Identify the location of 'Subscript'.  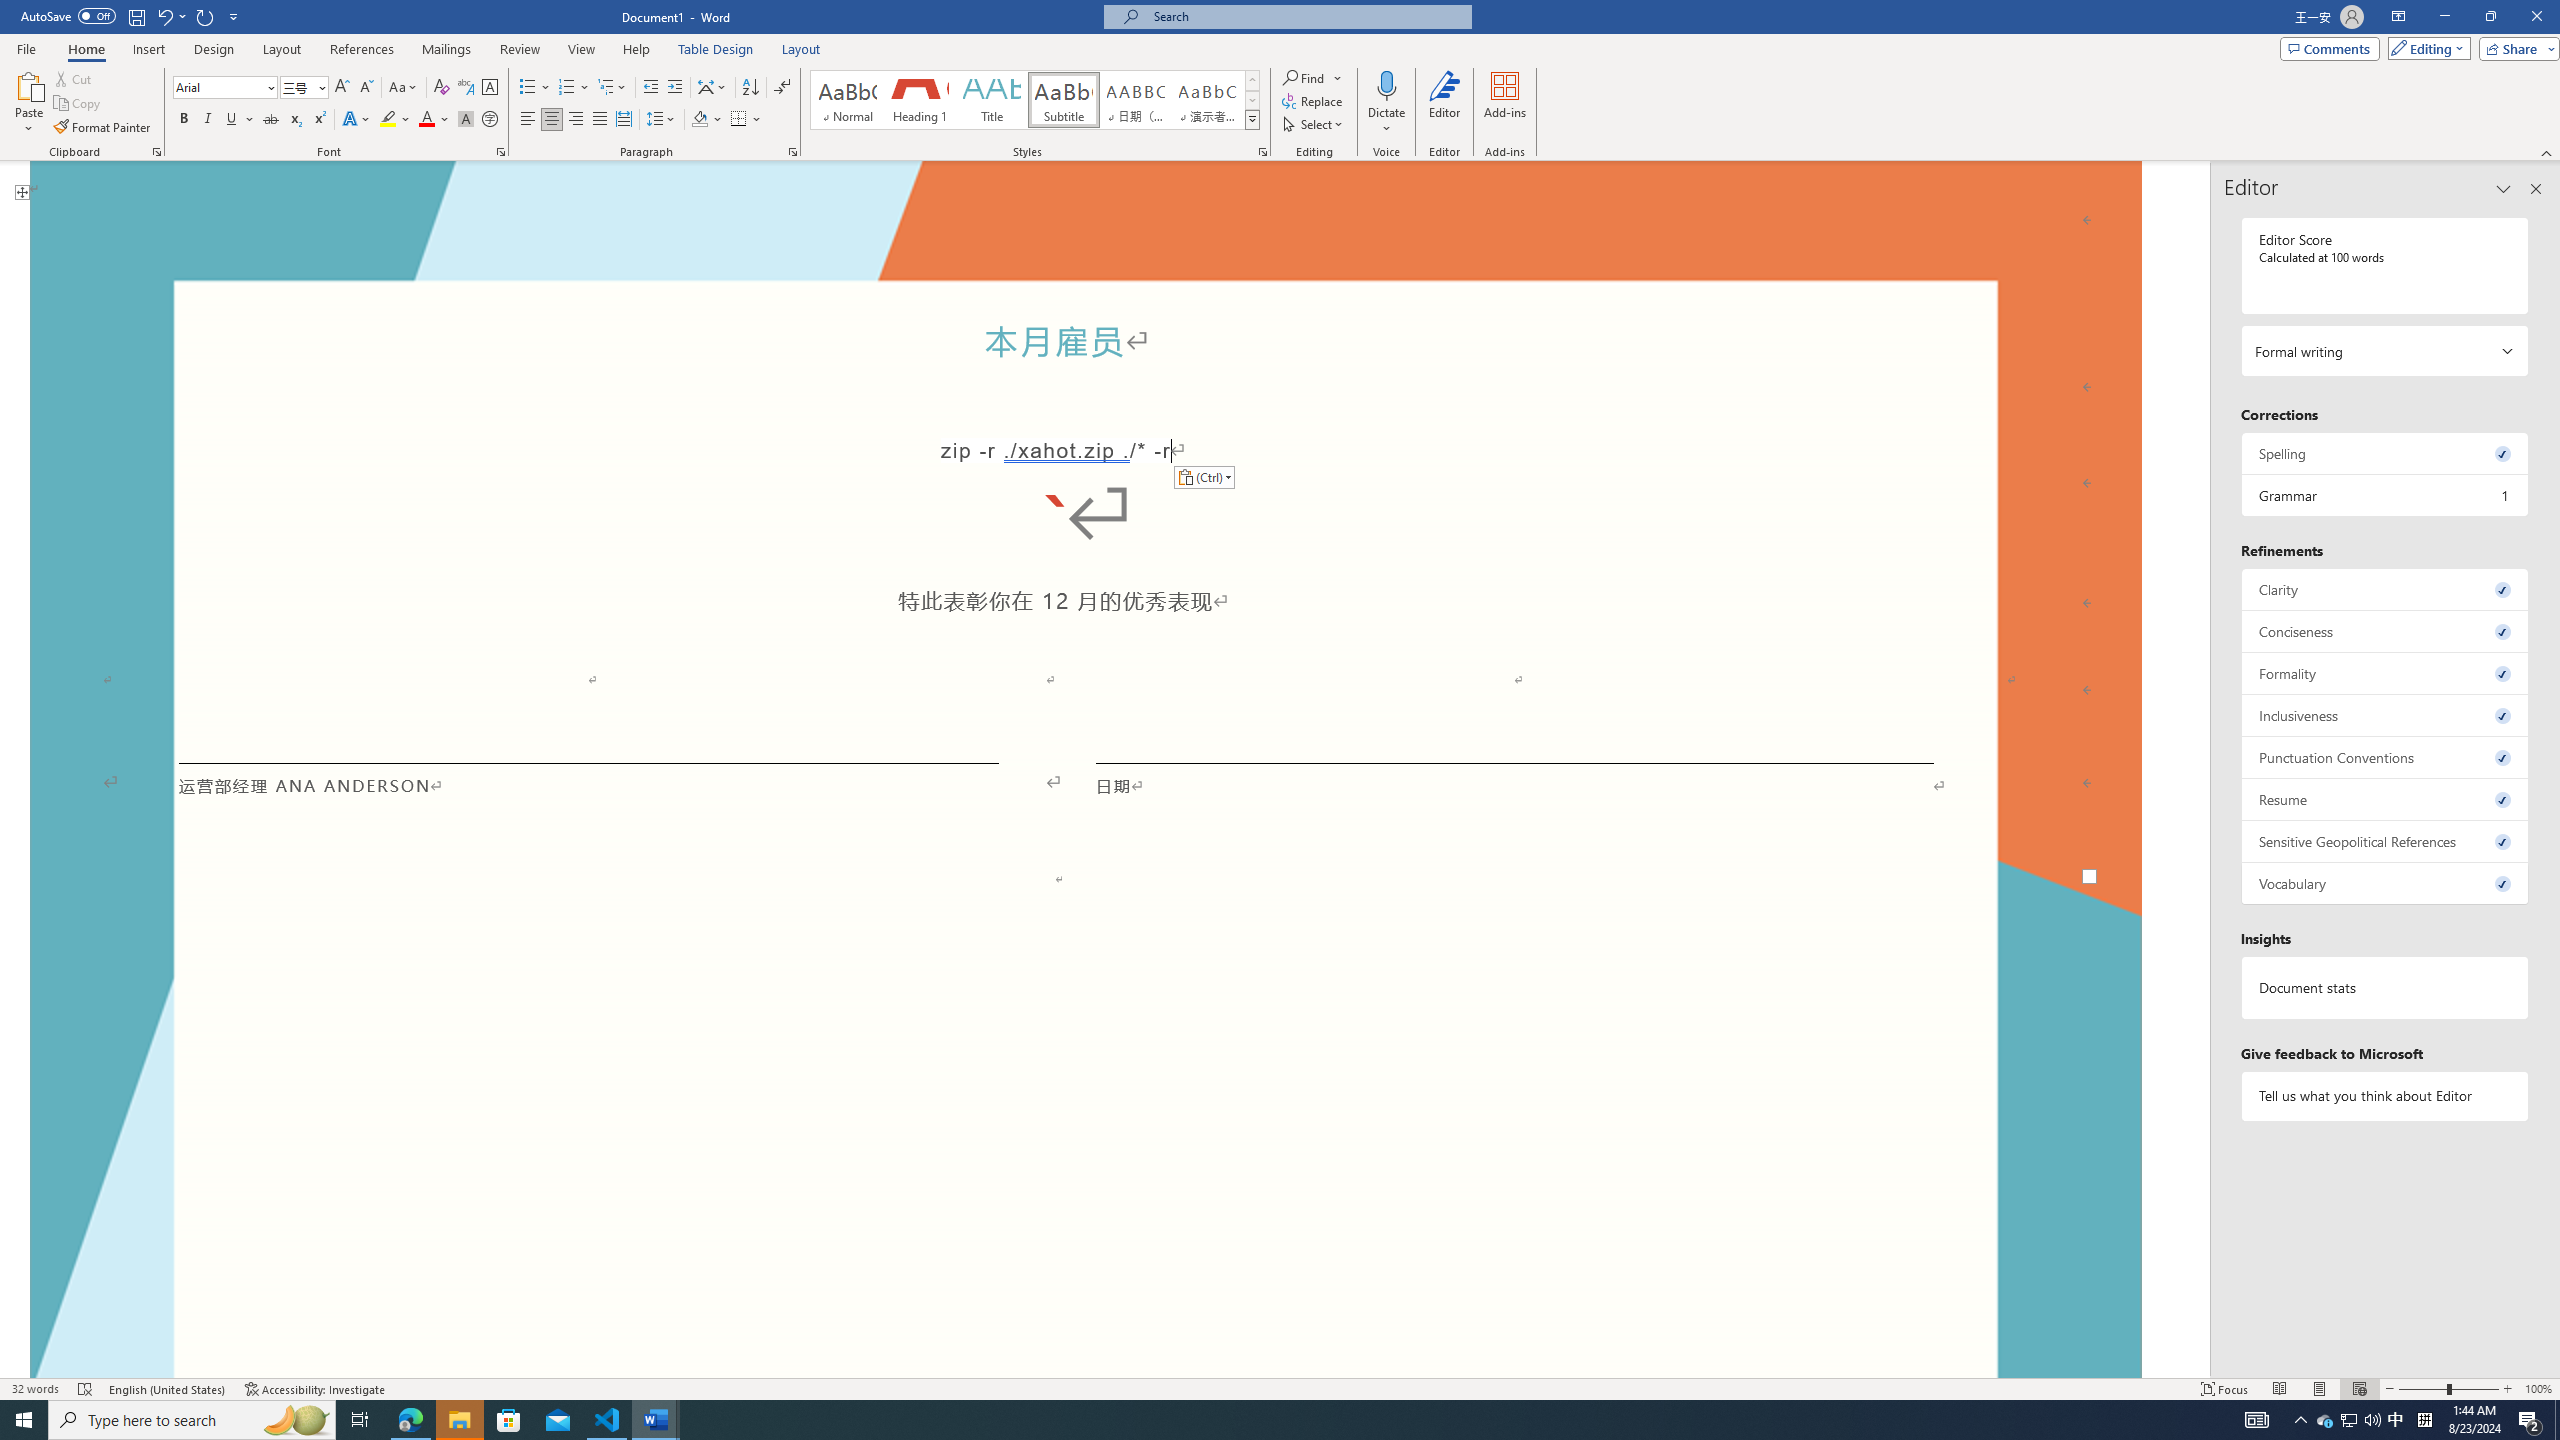
(294, 118).